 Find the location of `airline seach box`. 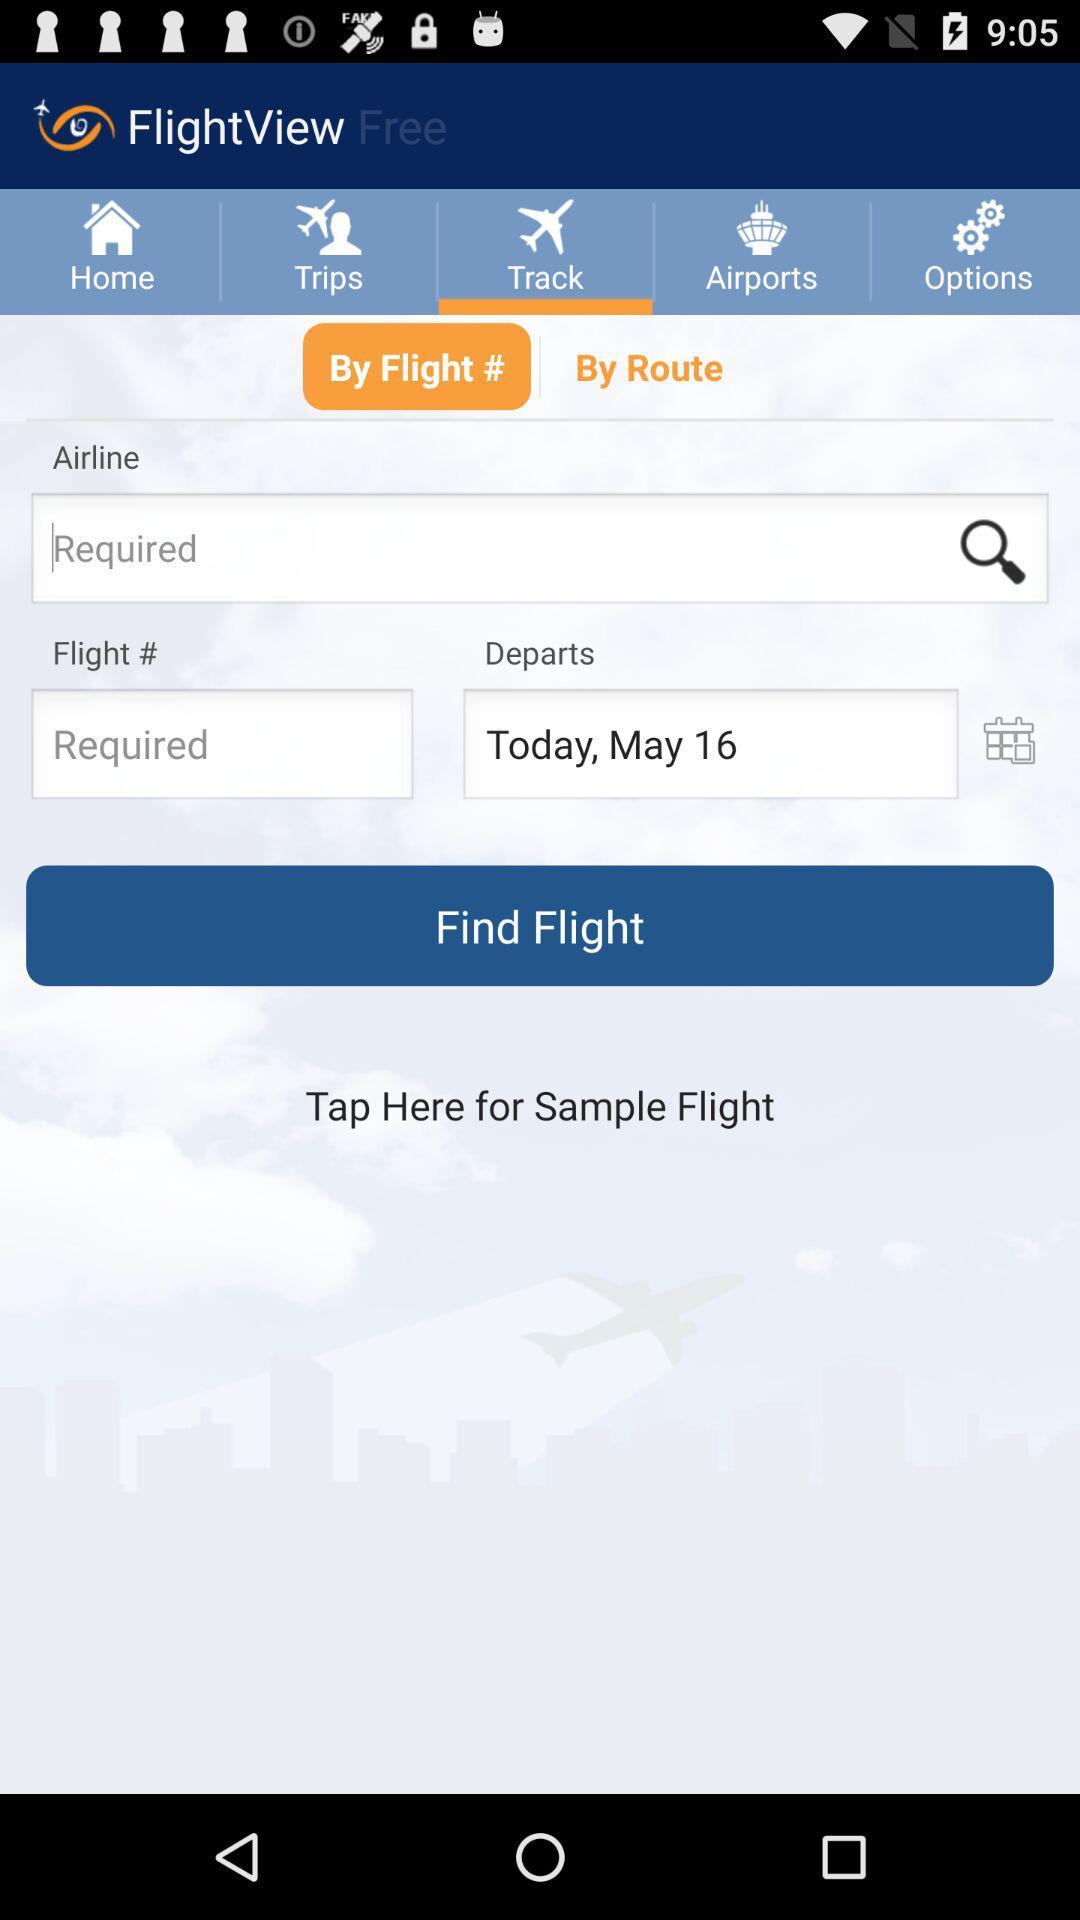

airline seach box is located at coordinates (540, 554).